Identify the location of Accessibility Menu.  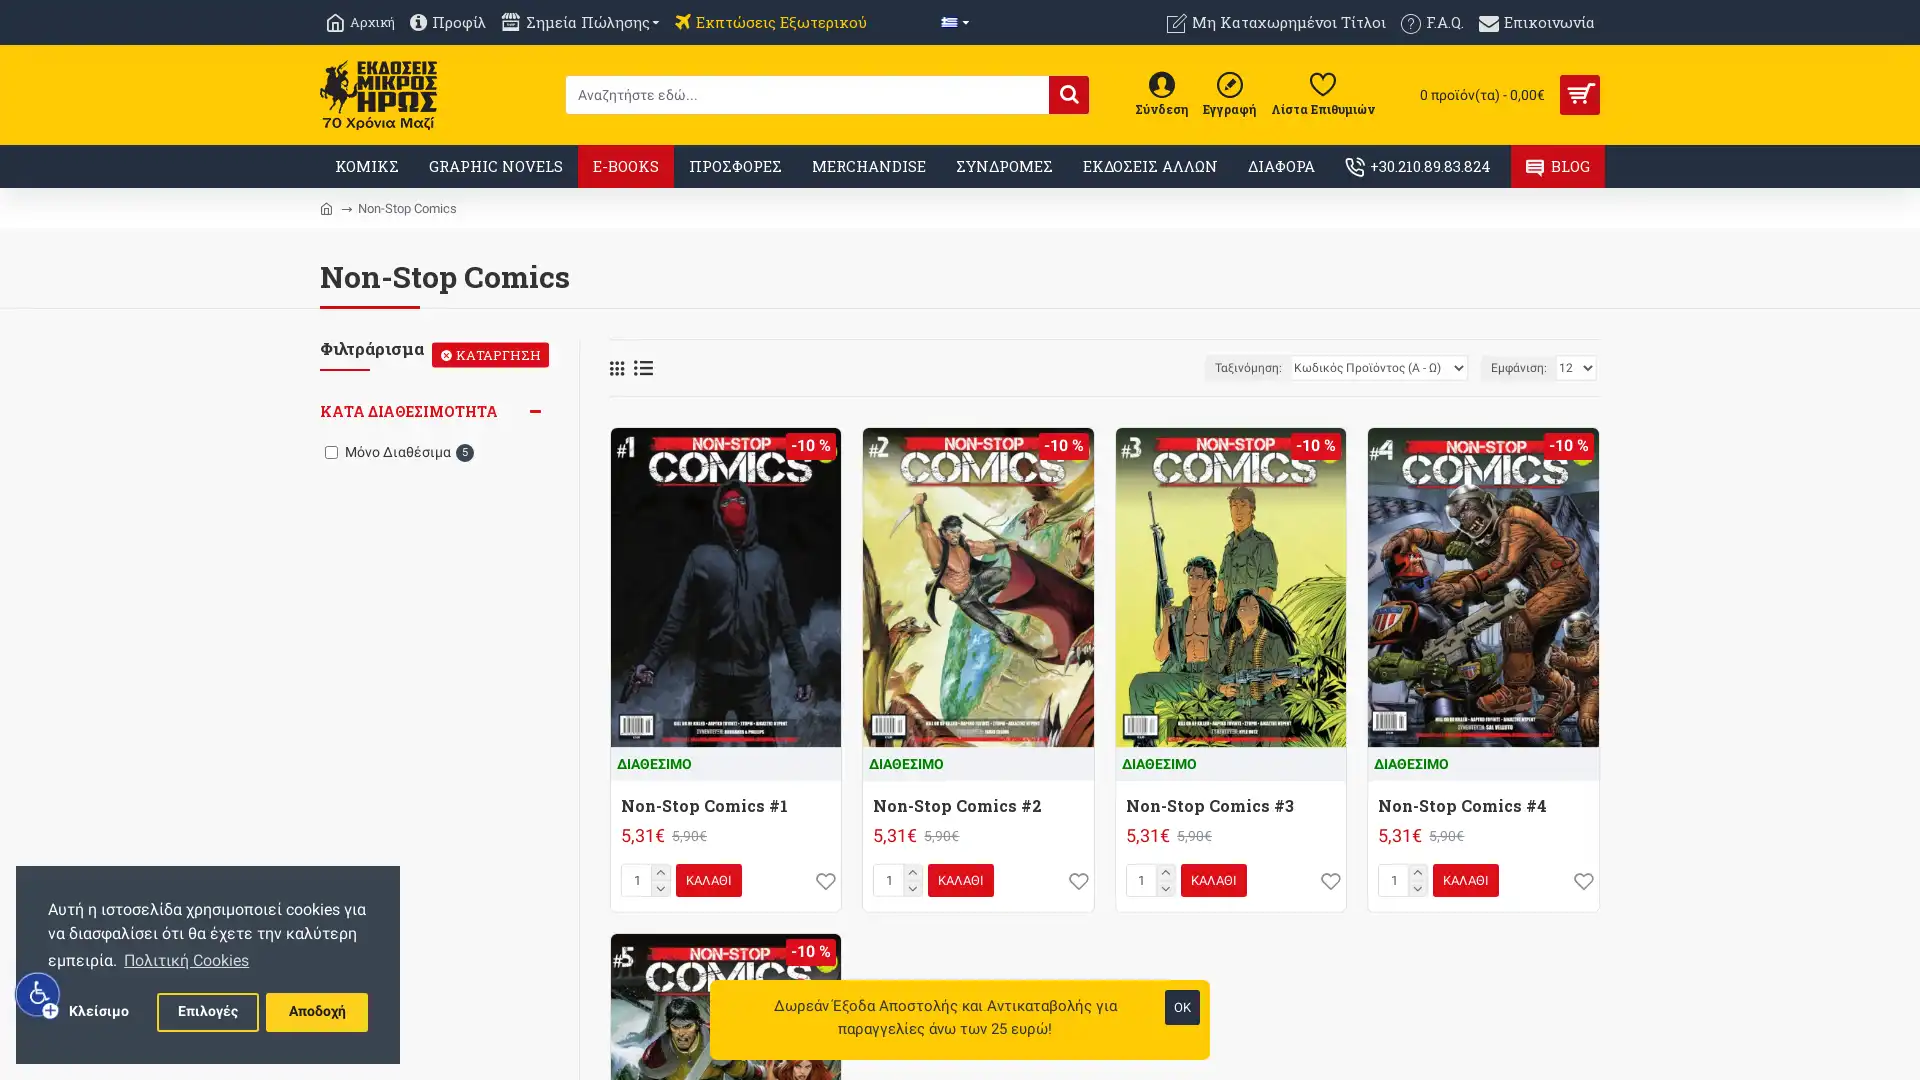
(38, 994).